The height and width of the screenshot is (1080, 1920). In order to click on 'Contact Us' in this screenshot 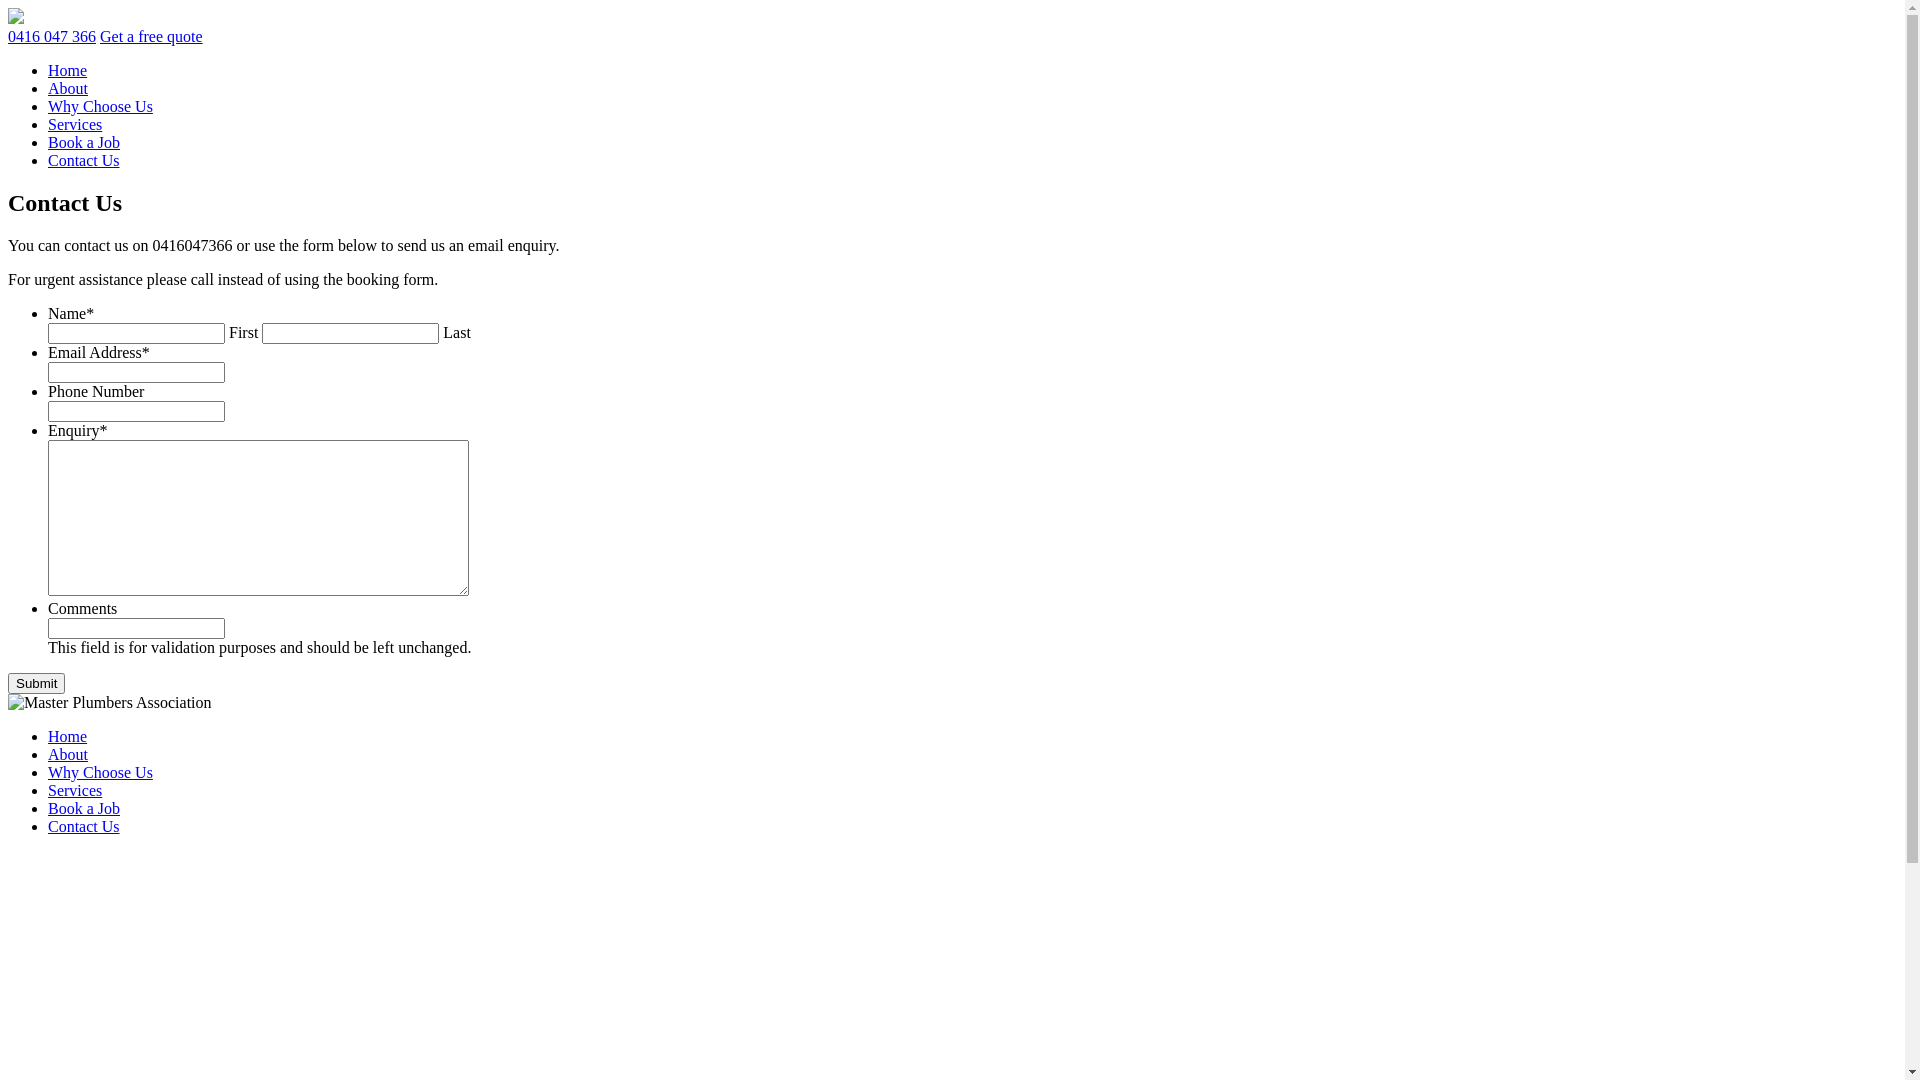, I will do `click(82, 159)`.